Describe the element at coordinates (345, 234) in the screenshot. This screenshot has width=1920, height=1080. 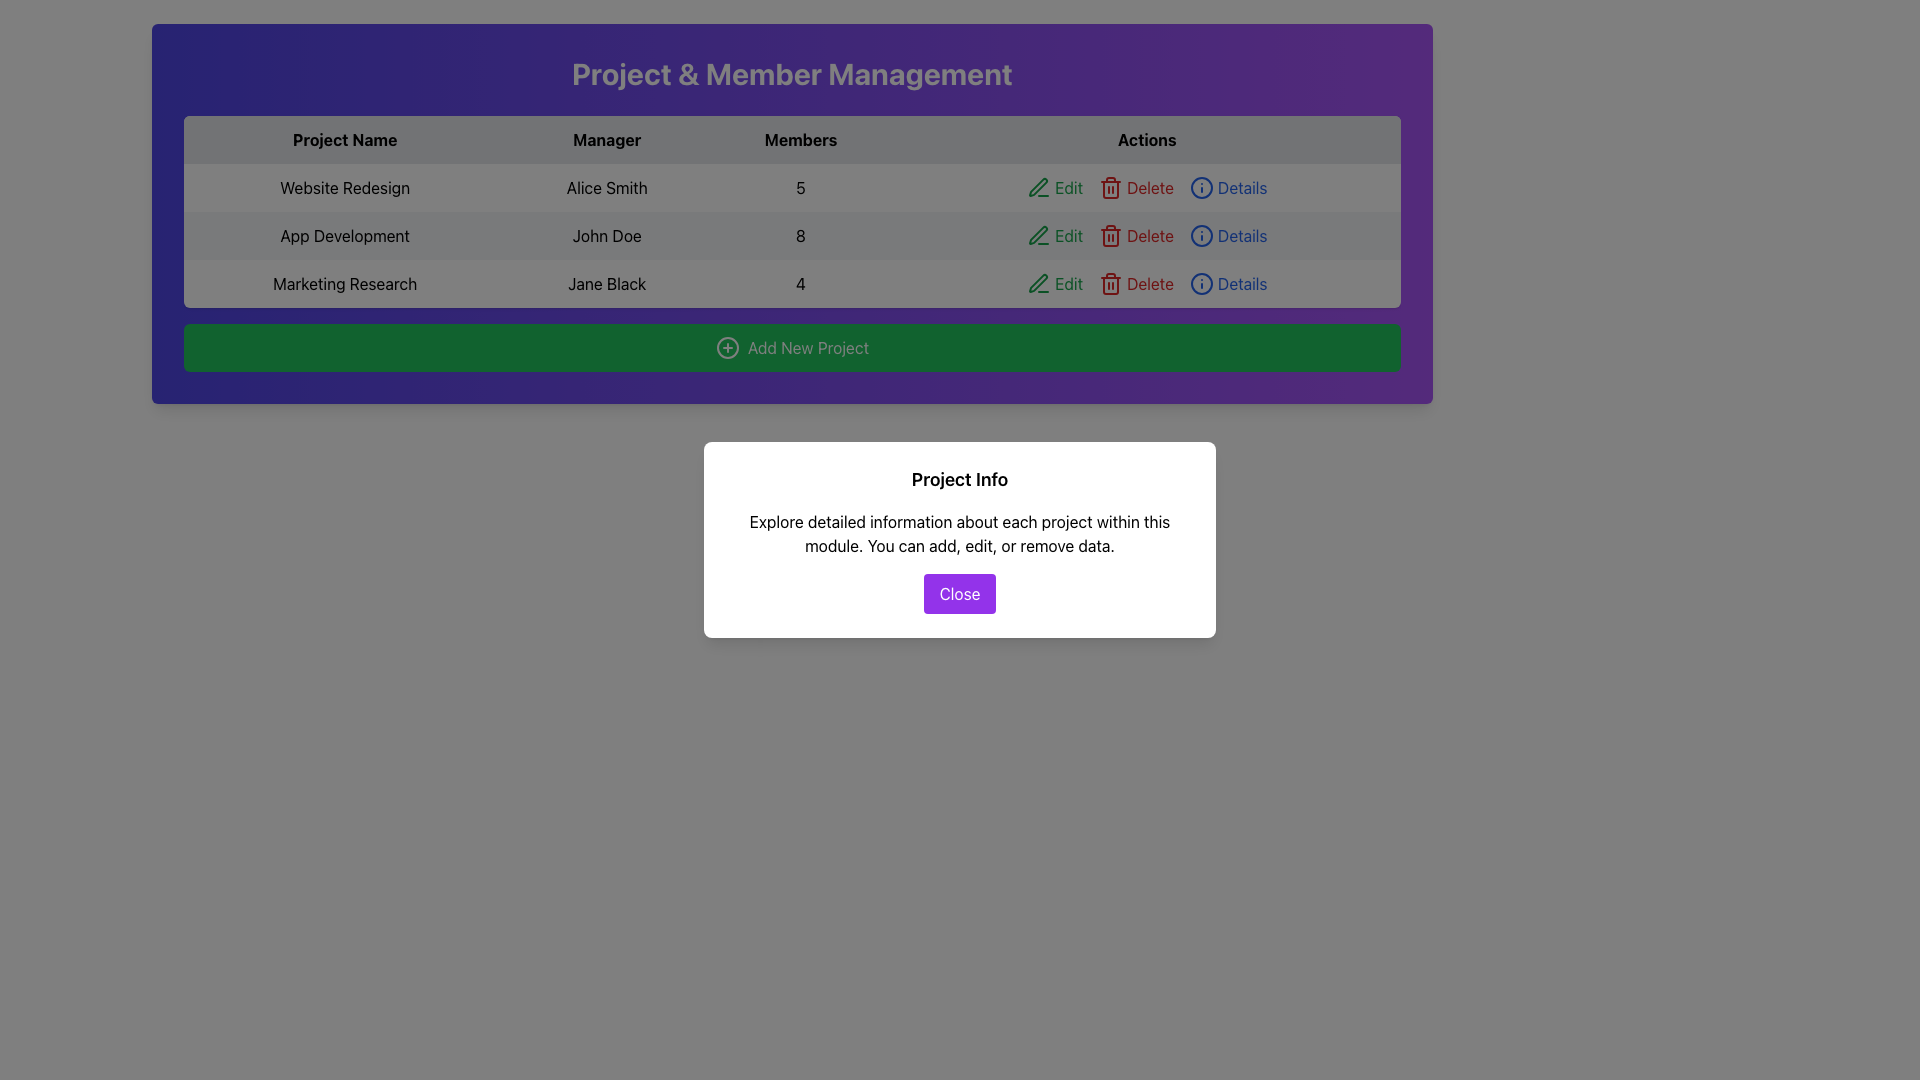
I see `the static text label 'App Development' located in the first cell under the 'Project Name' column in the second row of the table in the 'Project & Member Management' section` at that location.